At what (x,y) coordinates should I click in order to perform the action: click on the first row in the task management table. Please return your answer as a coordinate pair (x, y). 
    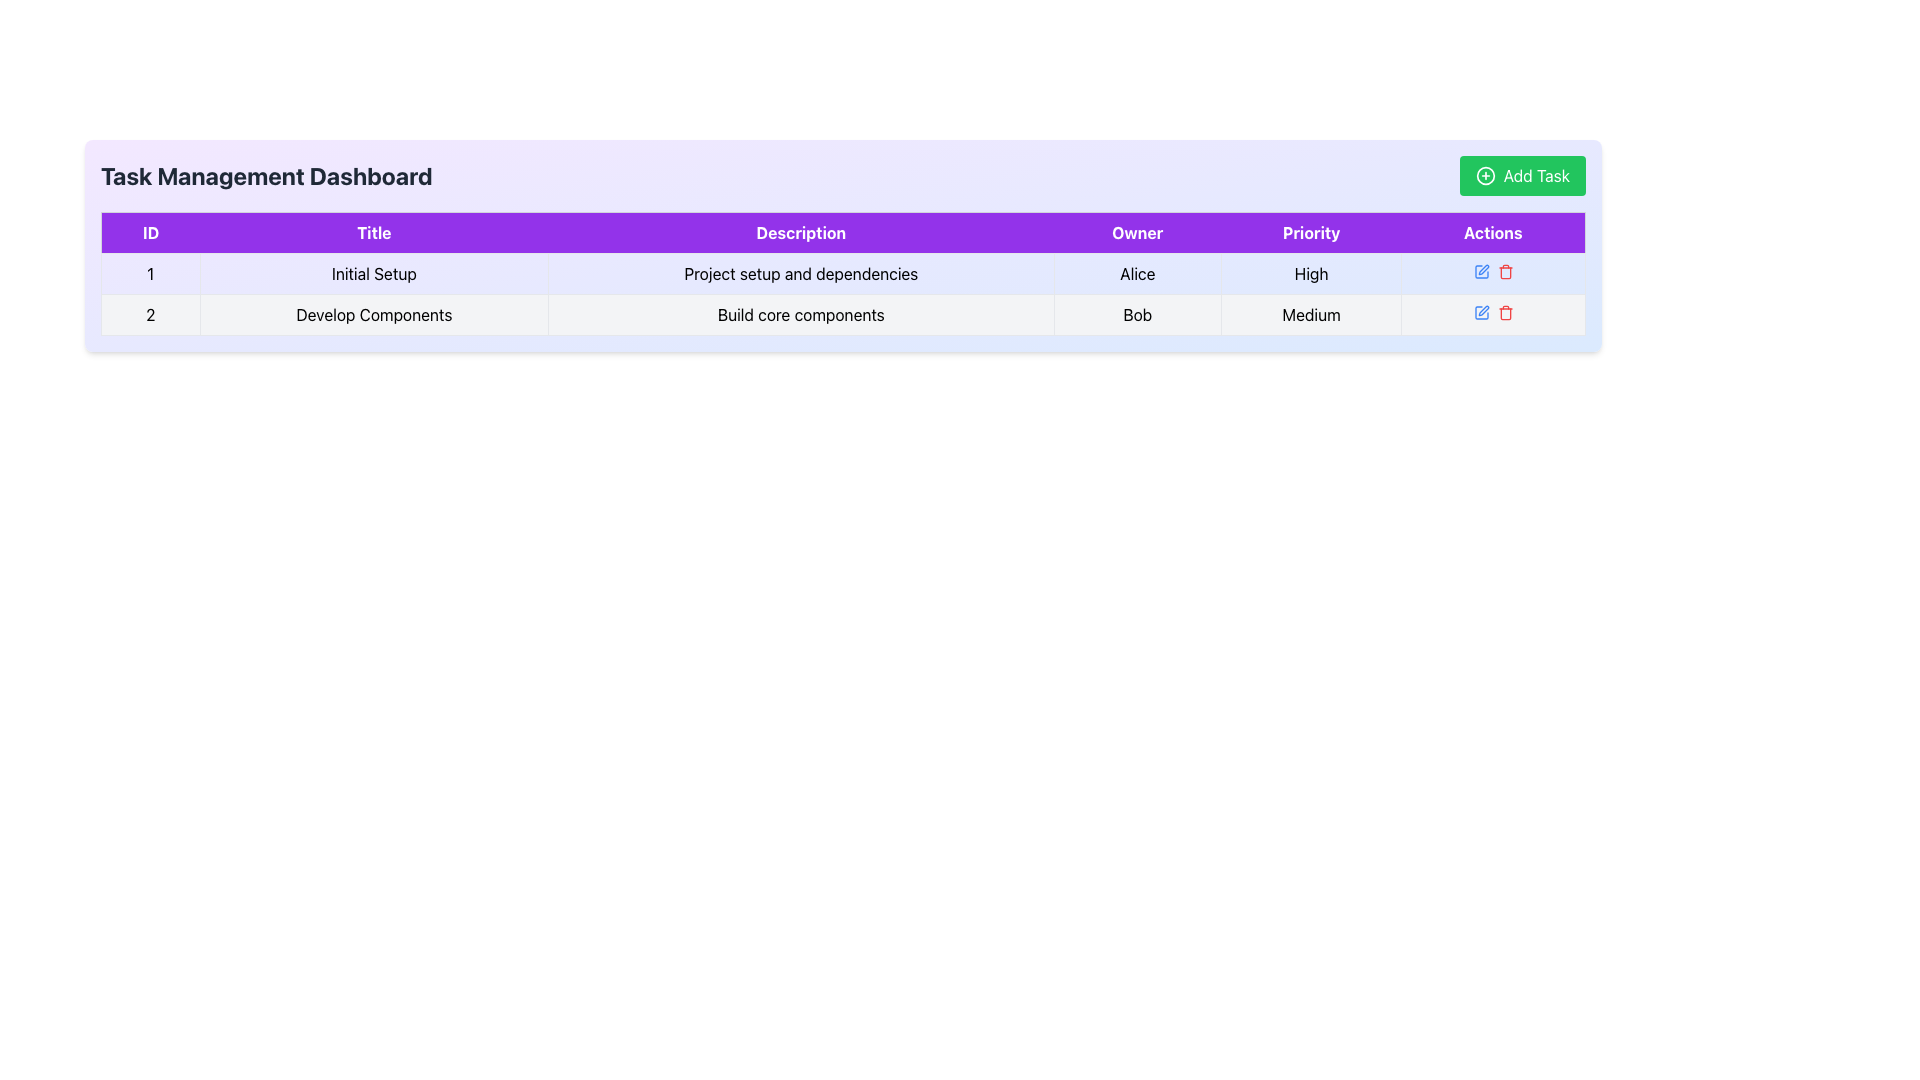
    Looking at the image, I should click on (843, 294).